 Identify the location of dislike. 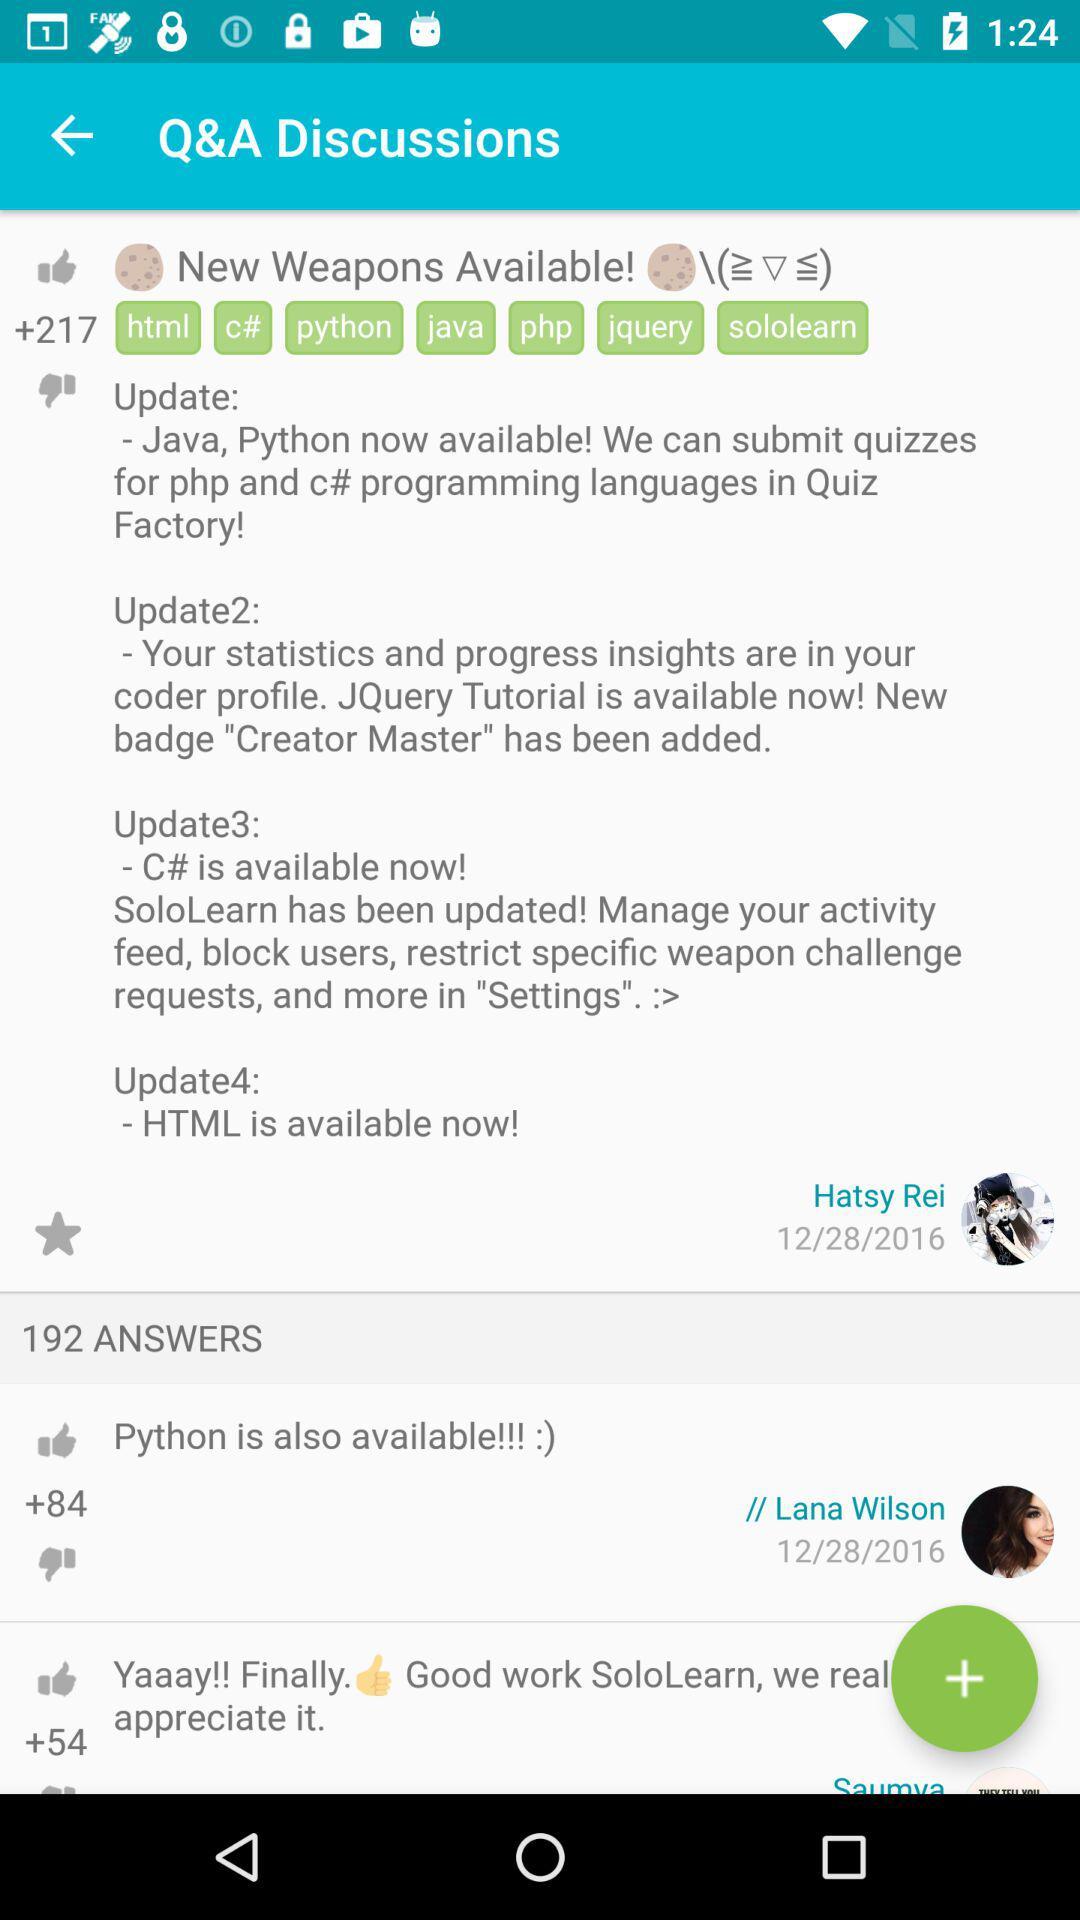
(55, 1770).